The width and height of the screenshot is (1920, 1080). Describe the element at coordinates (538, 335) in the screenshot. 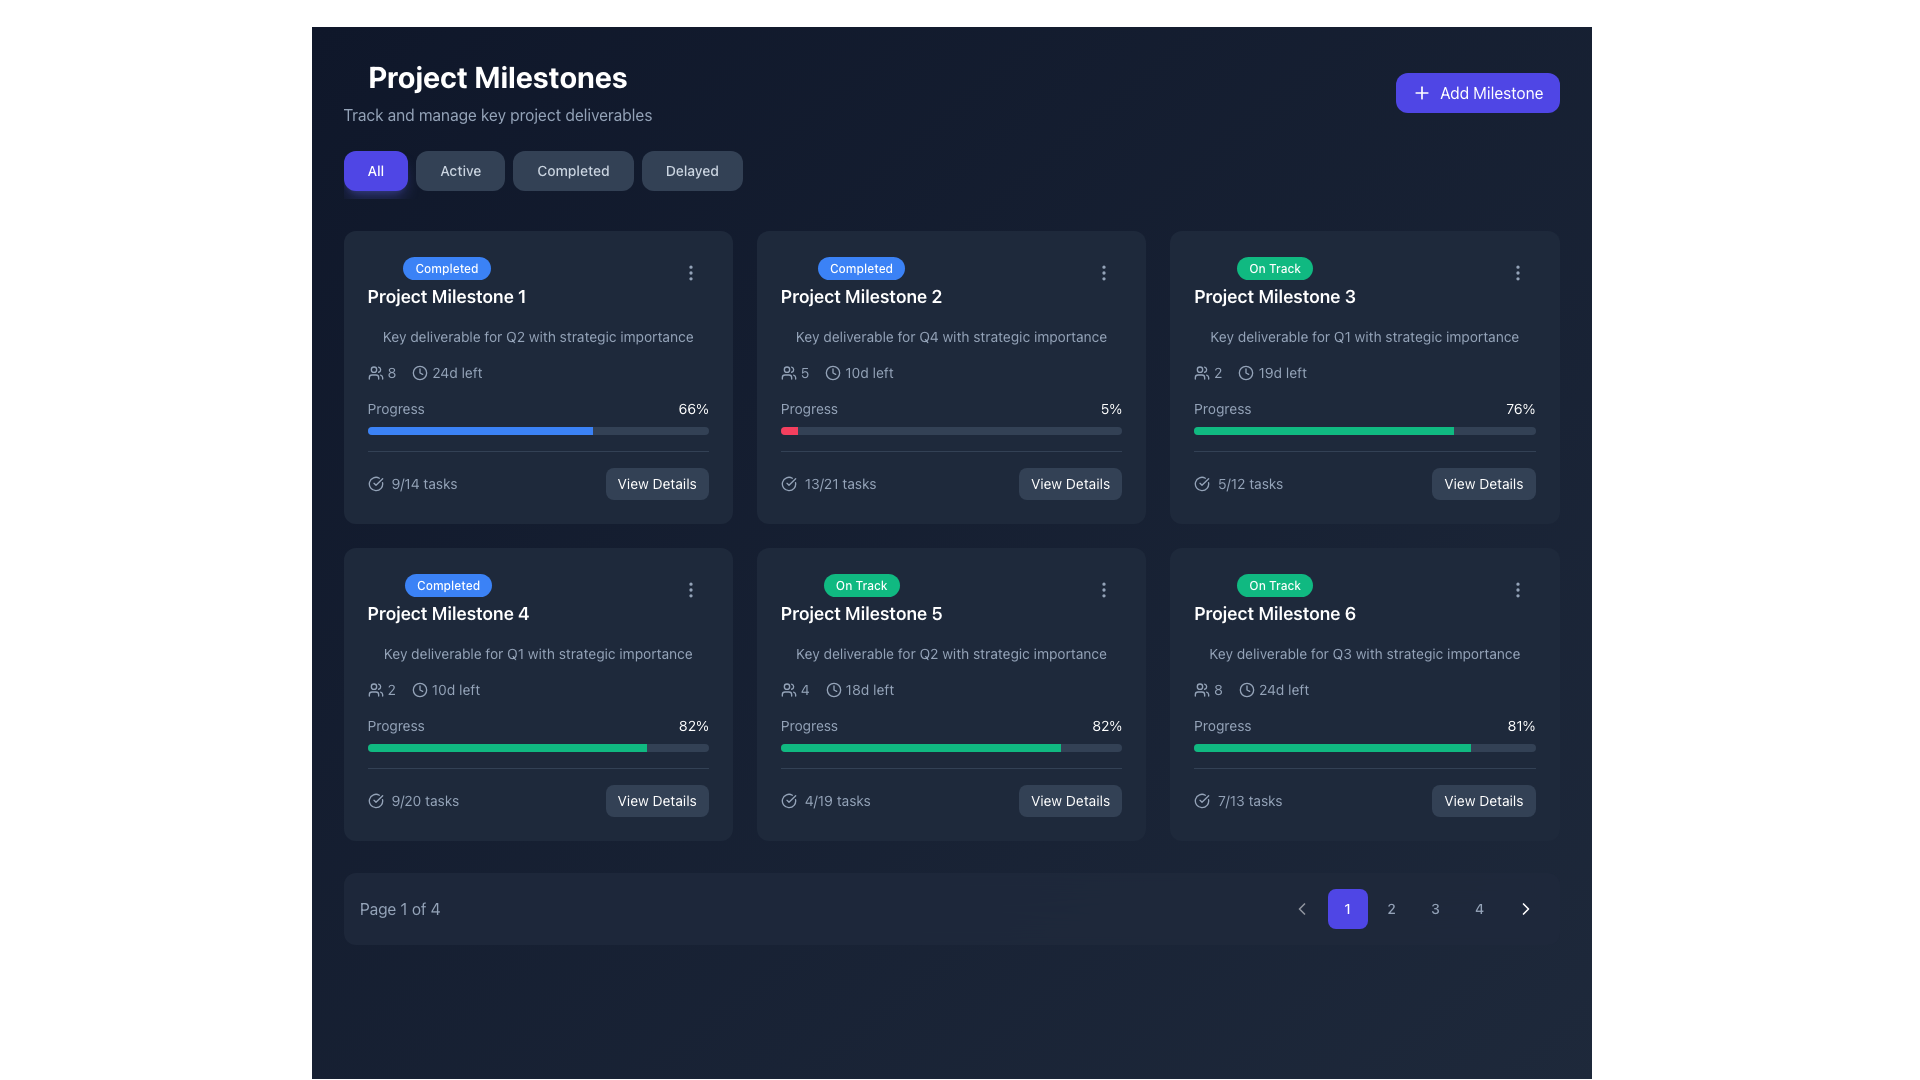

I see `the text label displaying 'Key deliverable for Q2 with strategic importance' located in the first project milestone card, beneath 'Project Milestone 1' and above the progress bar` at that location.